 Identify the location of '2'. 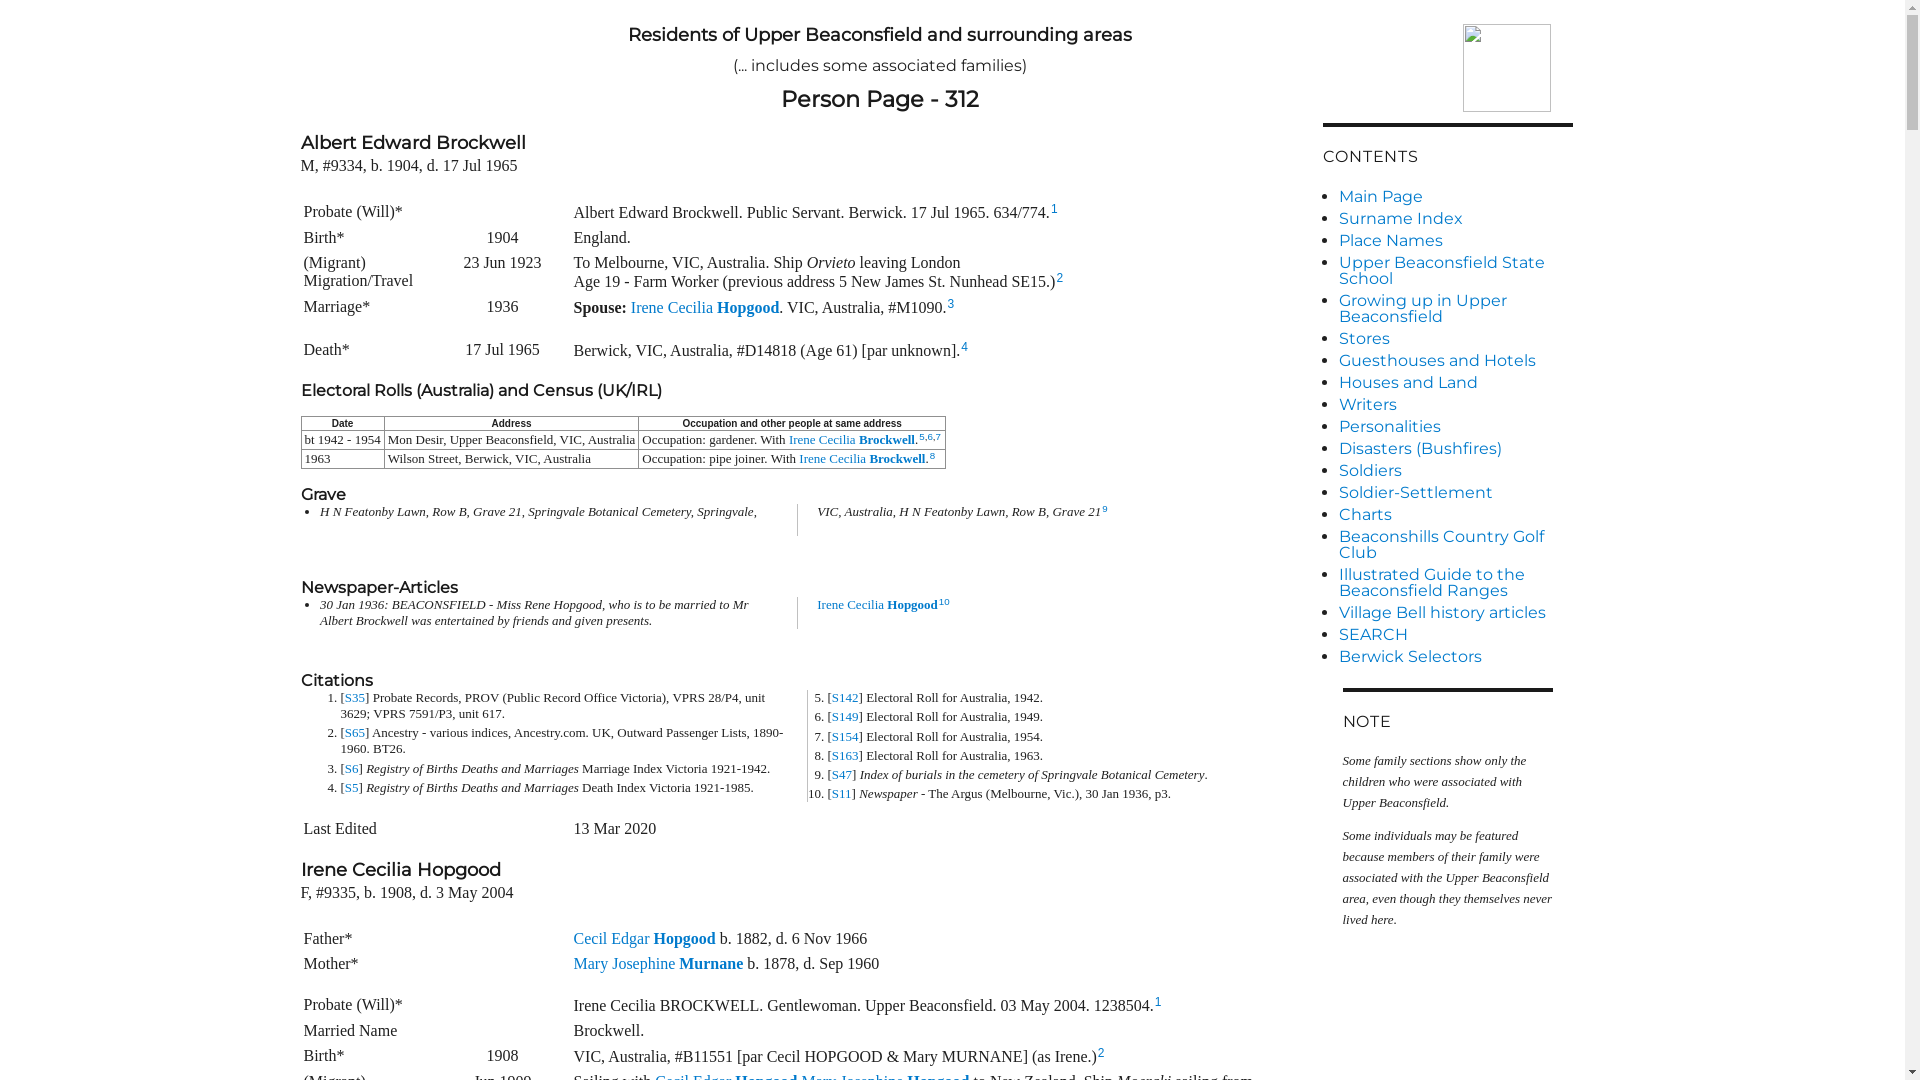
(1058, 277).